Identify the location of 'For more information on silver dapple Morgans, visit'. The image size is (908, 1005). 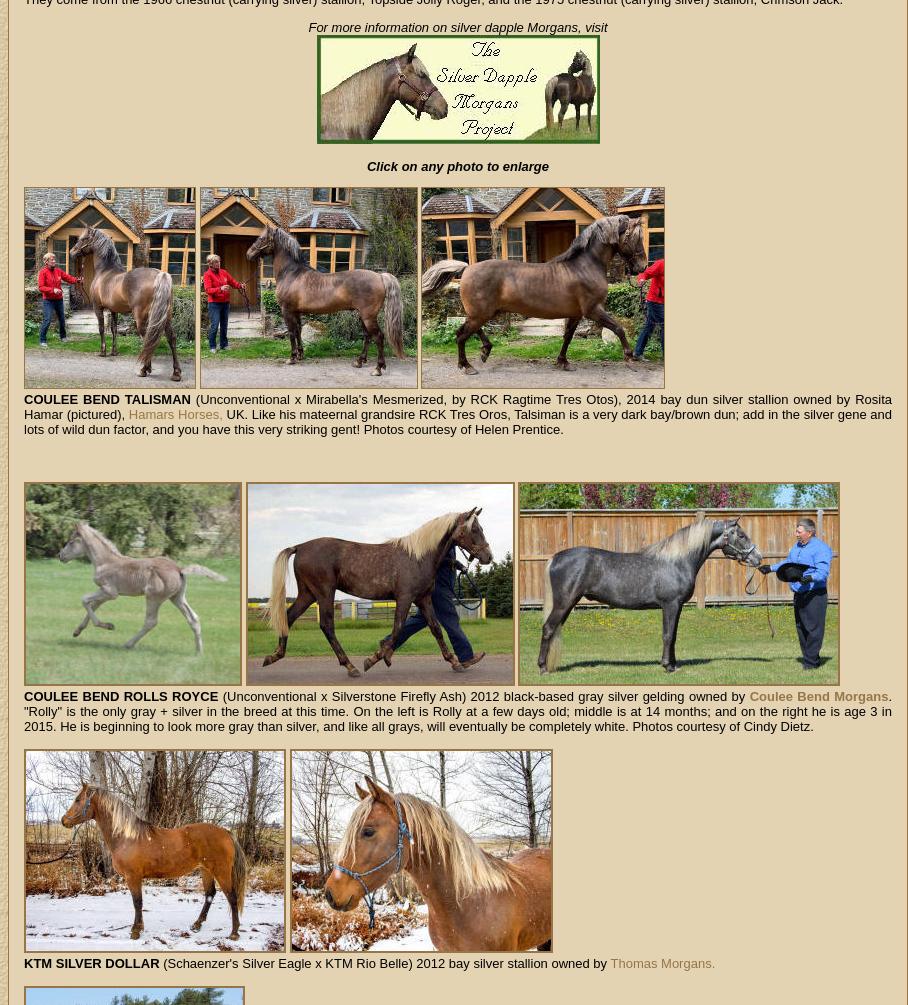
(456, 27).